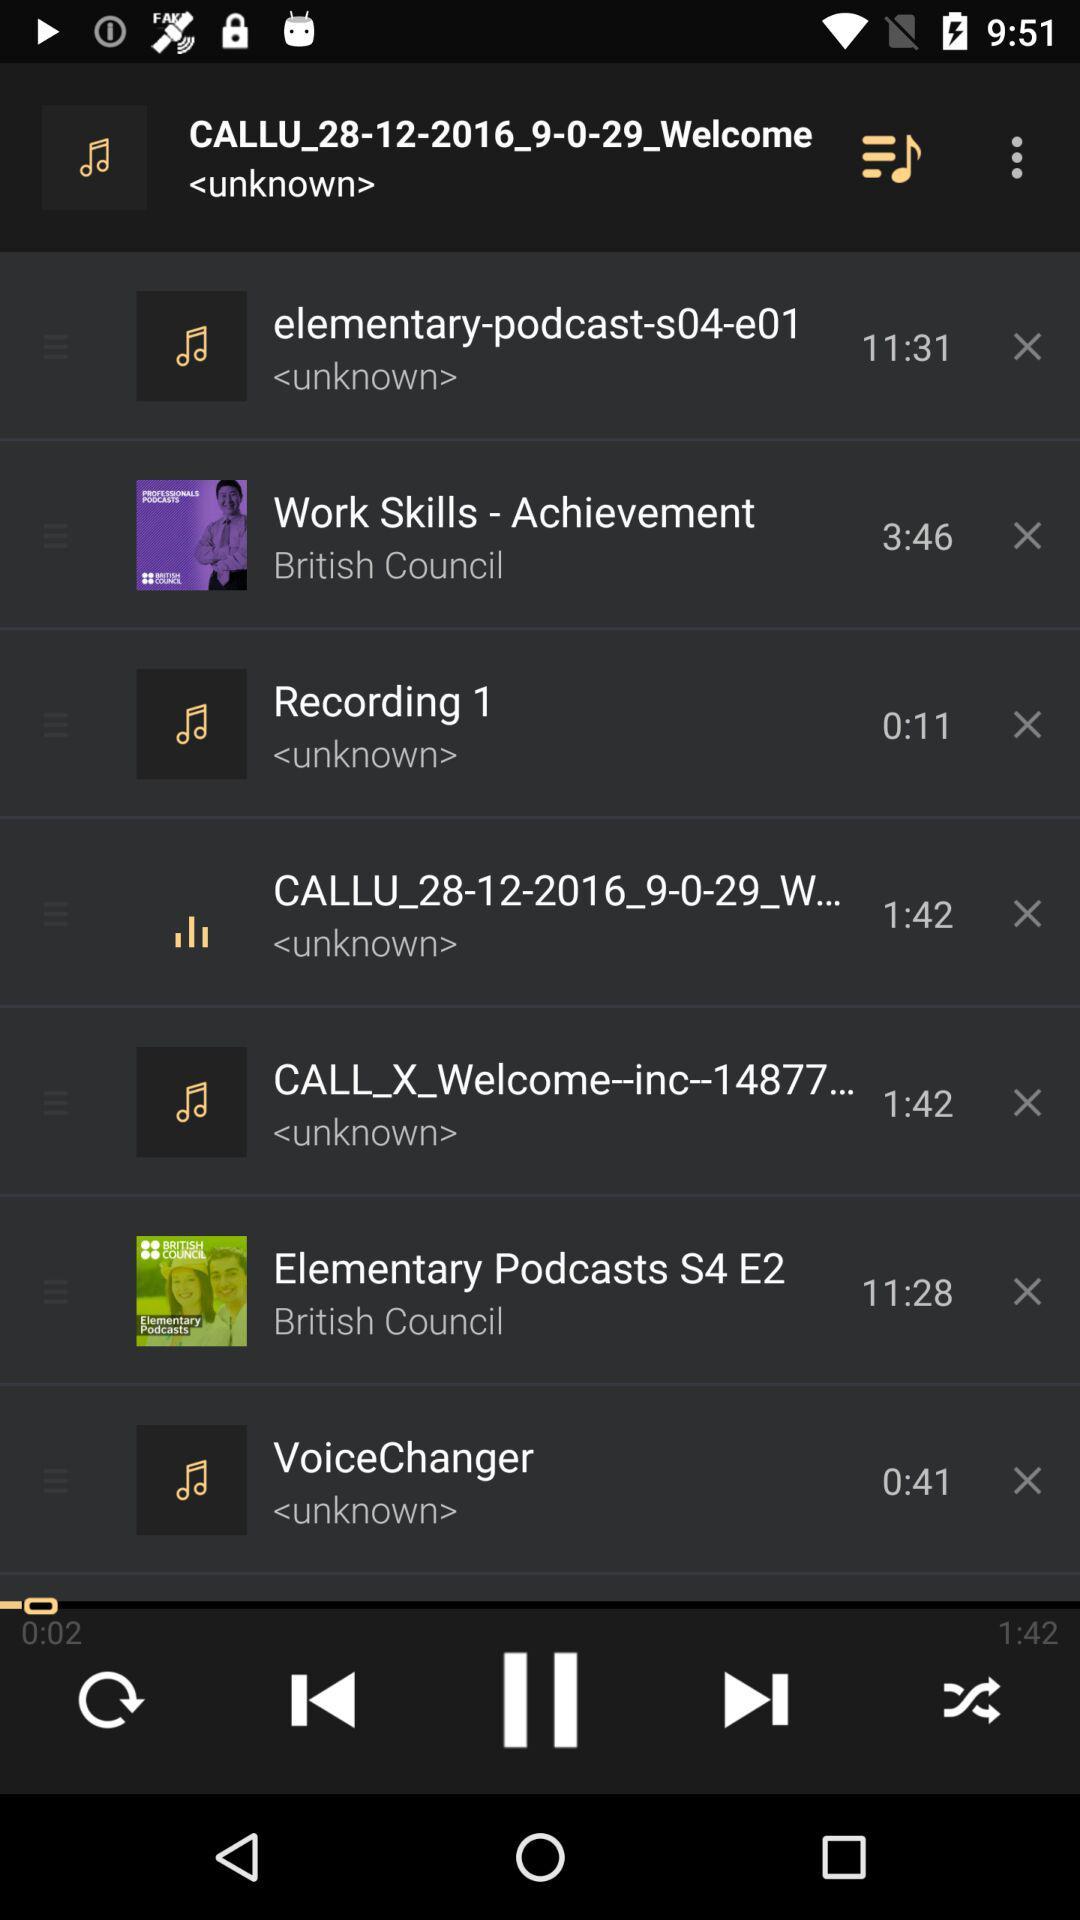 Image resolution: width=1080 pixels, height=1920 pixels. I want to click on the skip_next icon, so click(756, 1698).